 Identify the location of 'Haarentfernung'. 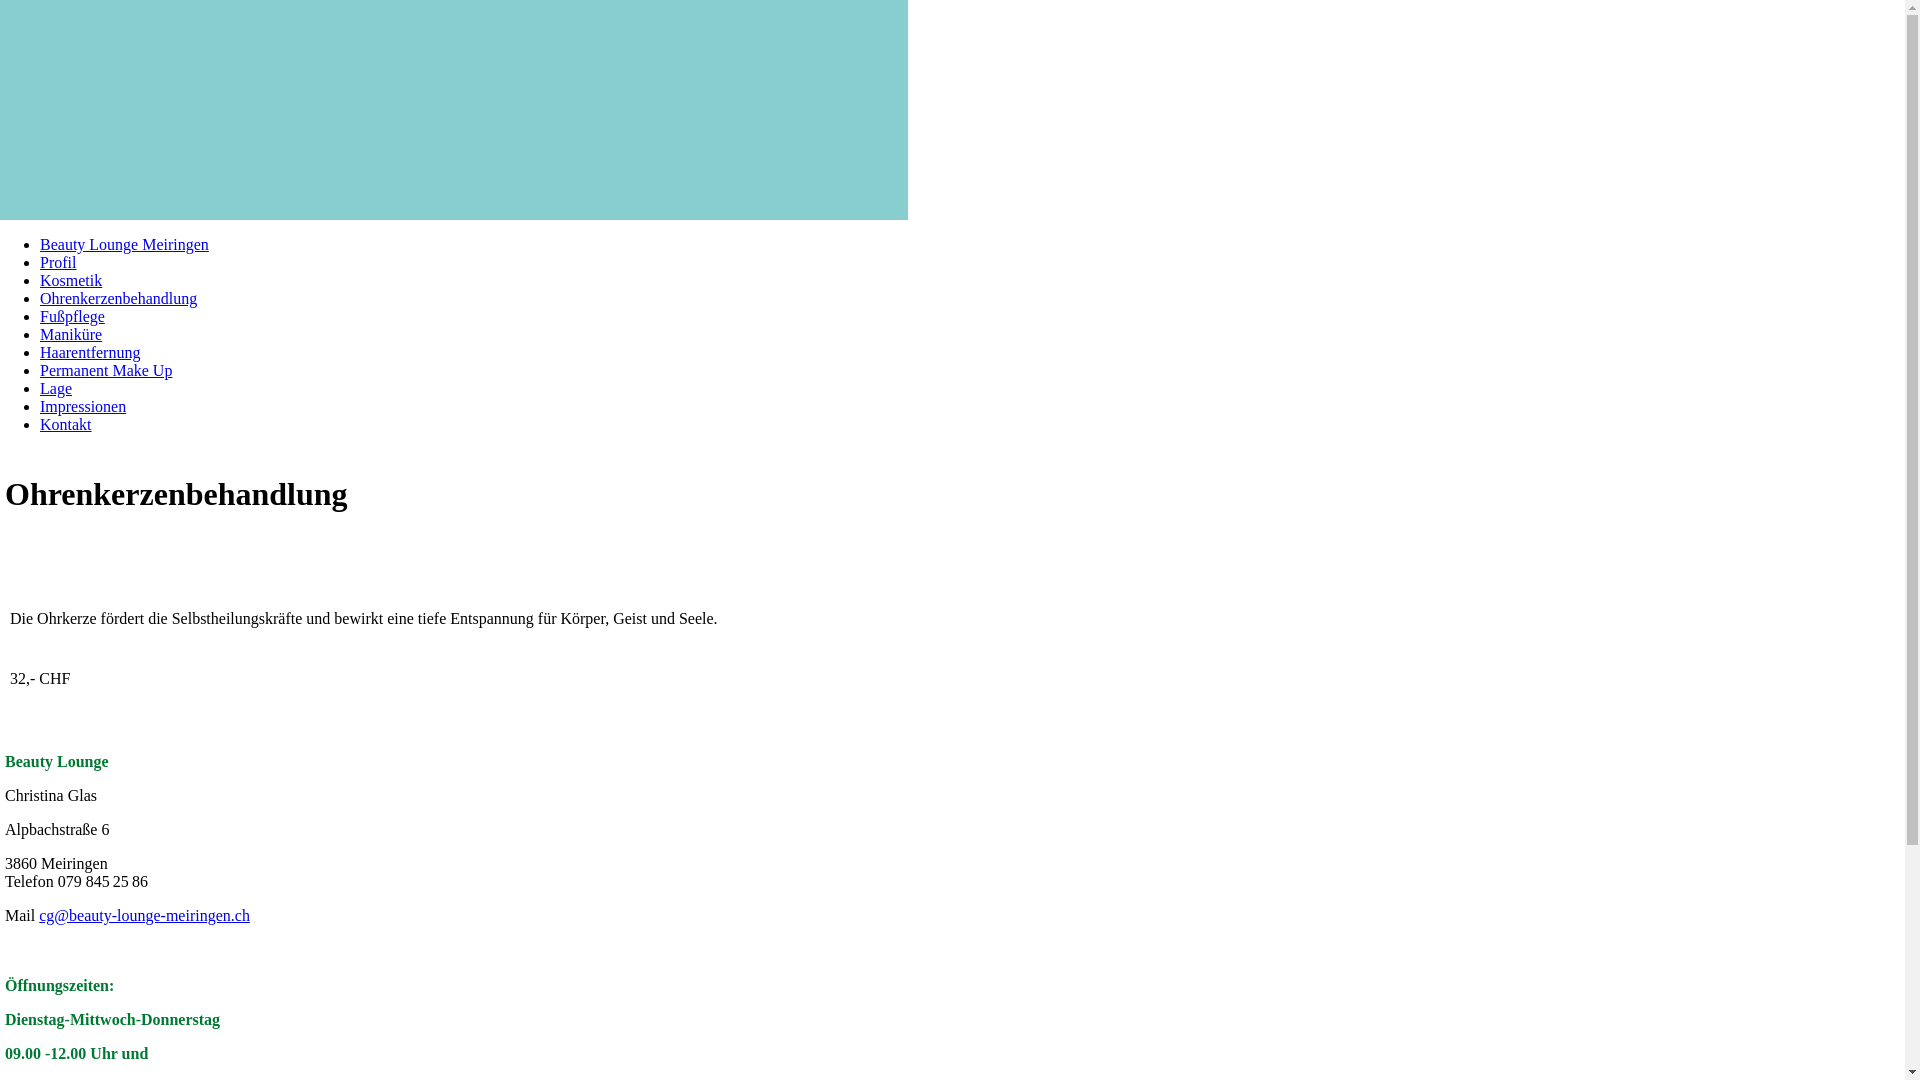
(89, 351).